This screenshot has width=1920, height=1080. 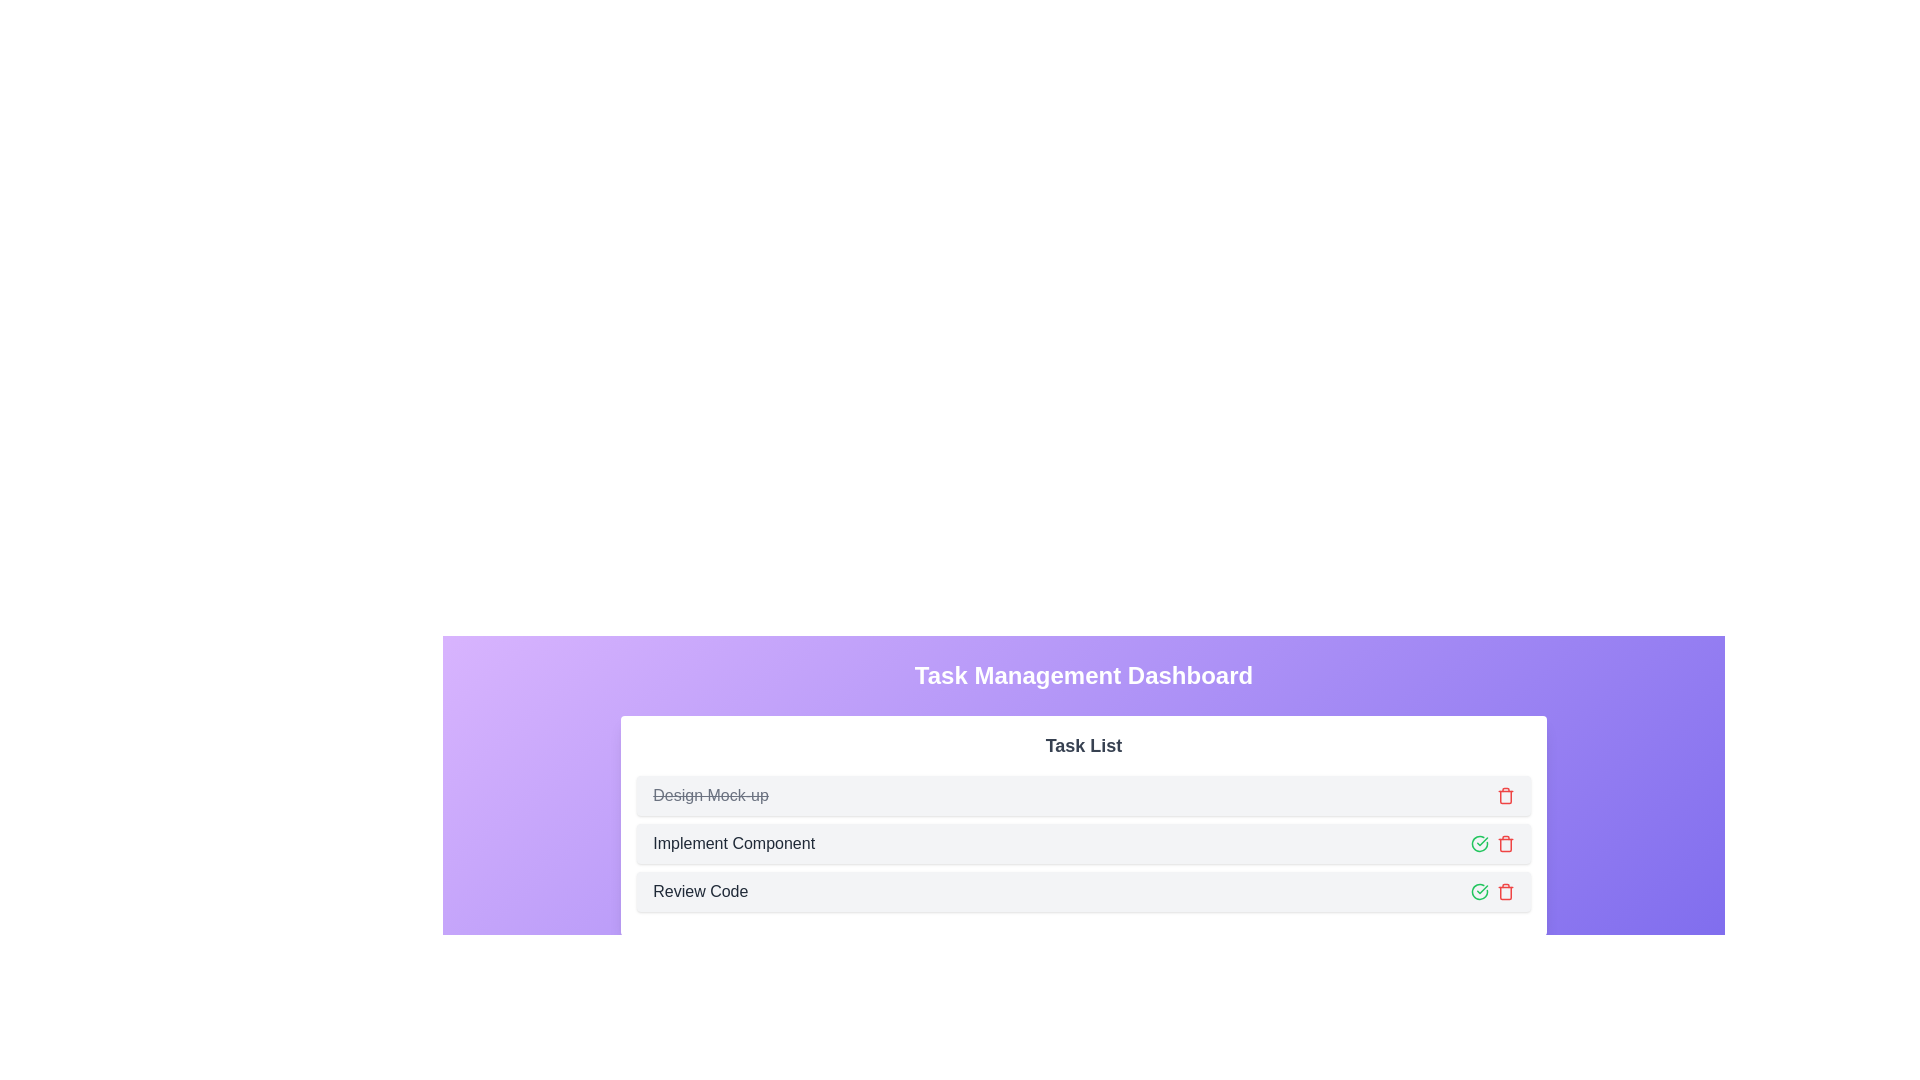 What do you see at coordinates (1083, 675) in the screenshot?
I see `the text heading labeled 'Task Management Dashboard', which is styled in a bold and large font, centered within a purple gradient background` at bounding box center [1083, 675].